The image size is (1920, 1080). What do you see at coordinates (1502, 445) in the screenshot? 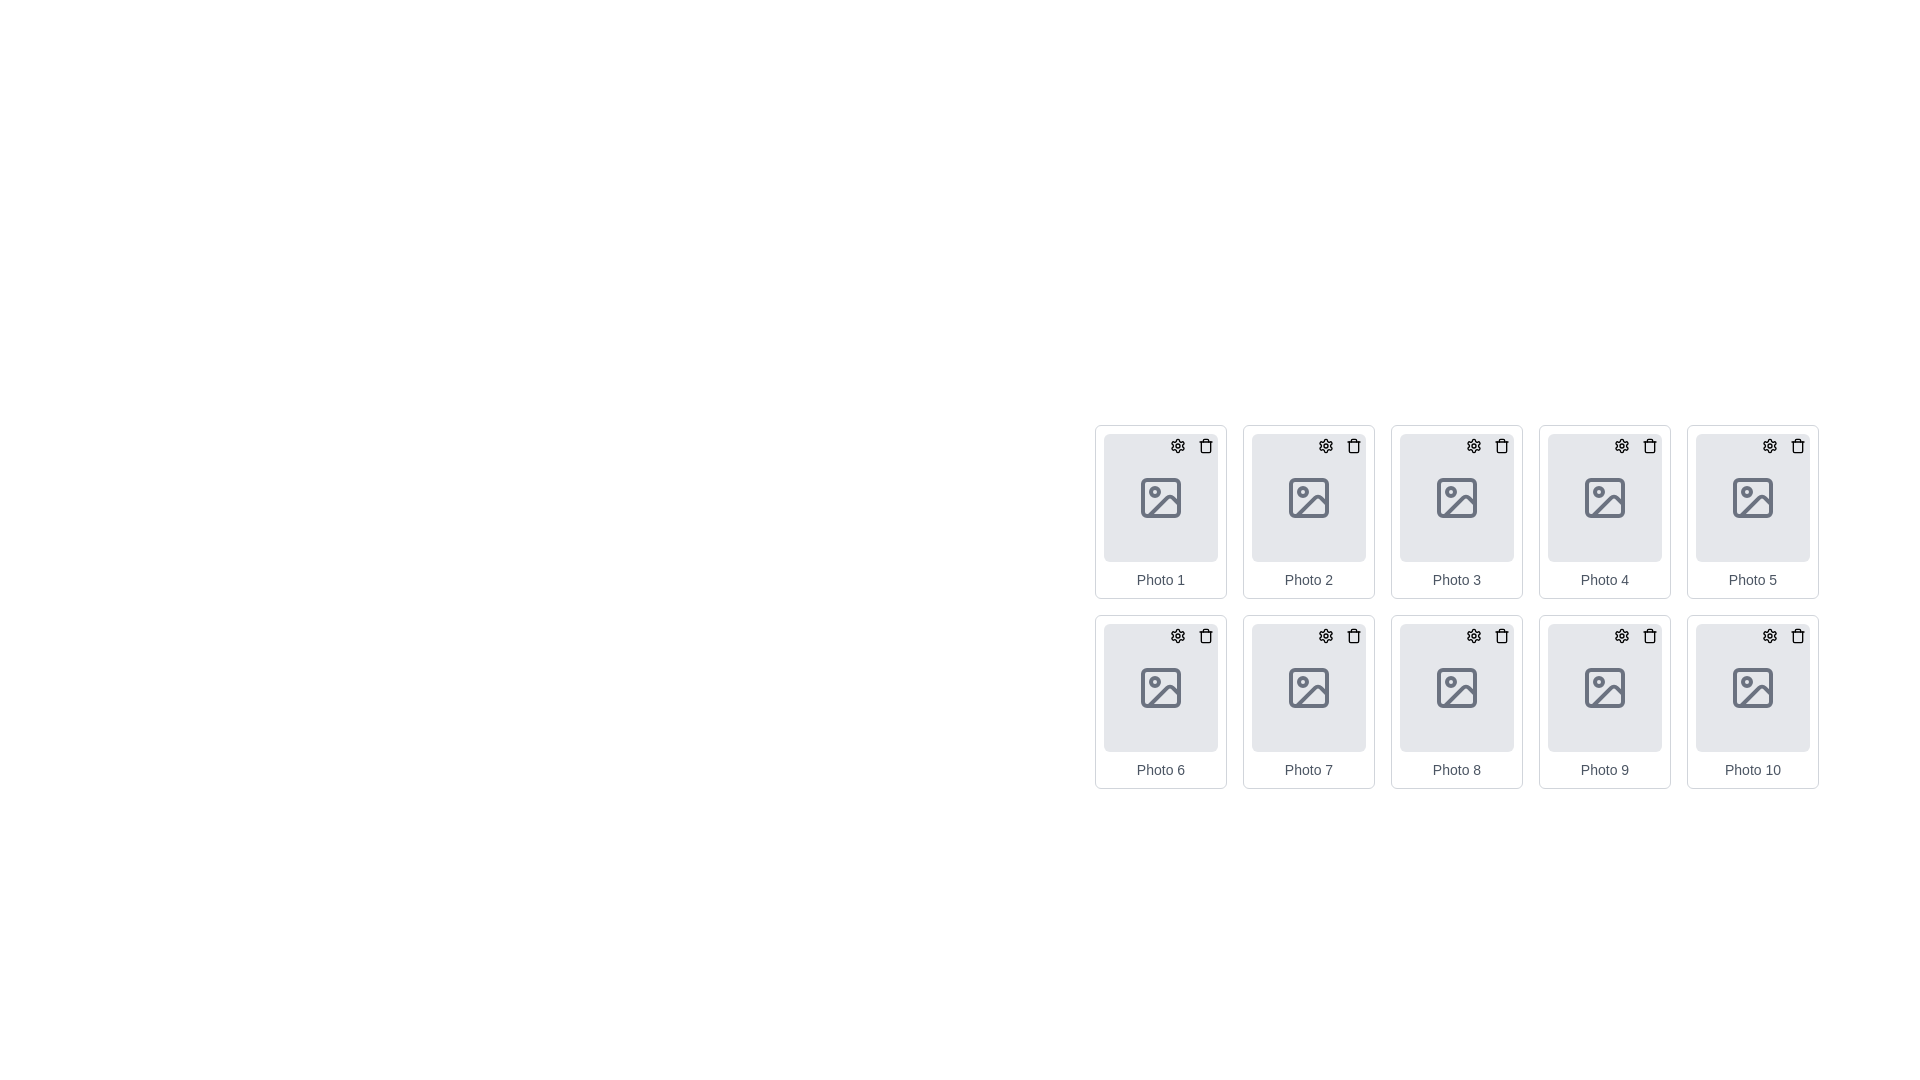
I see `the circular trash button located` at bounding box center [1502, 445].